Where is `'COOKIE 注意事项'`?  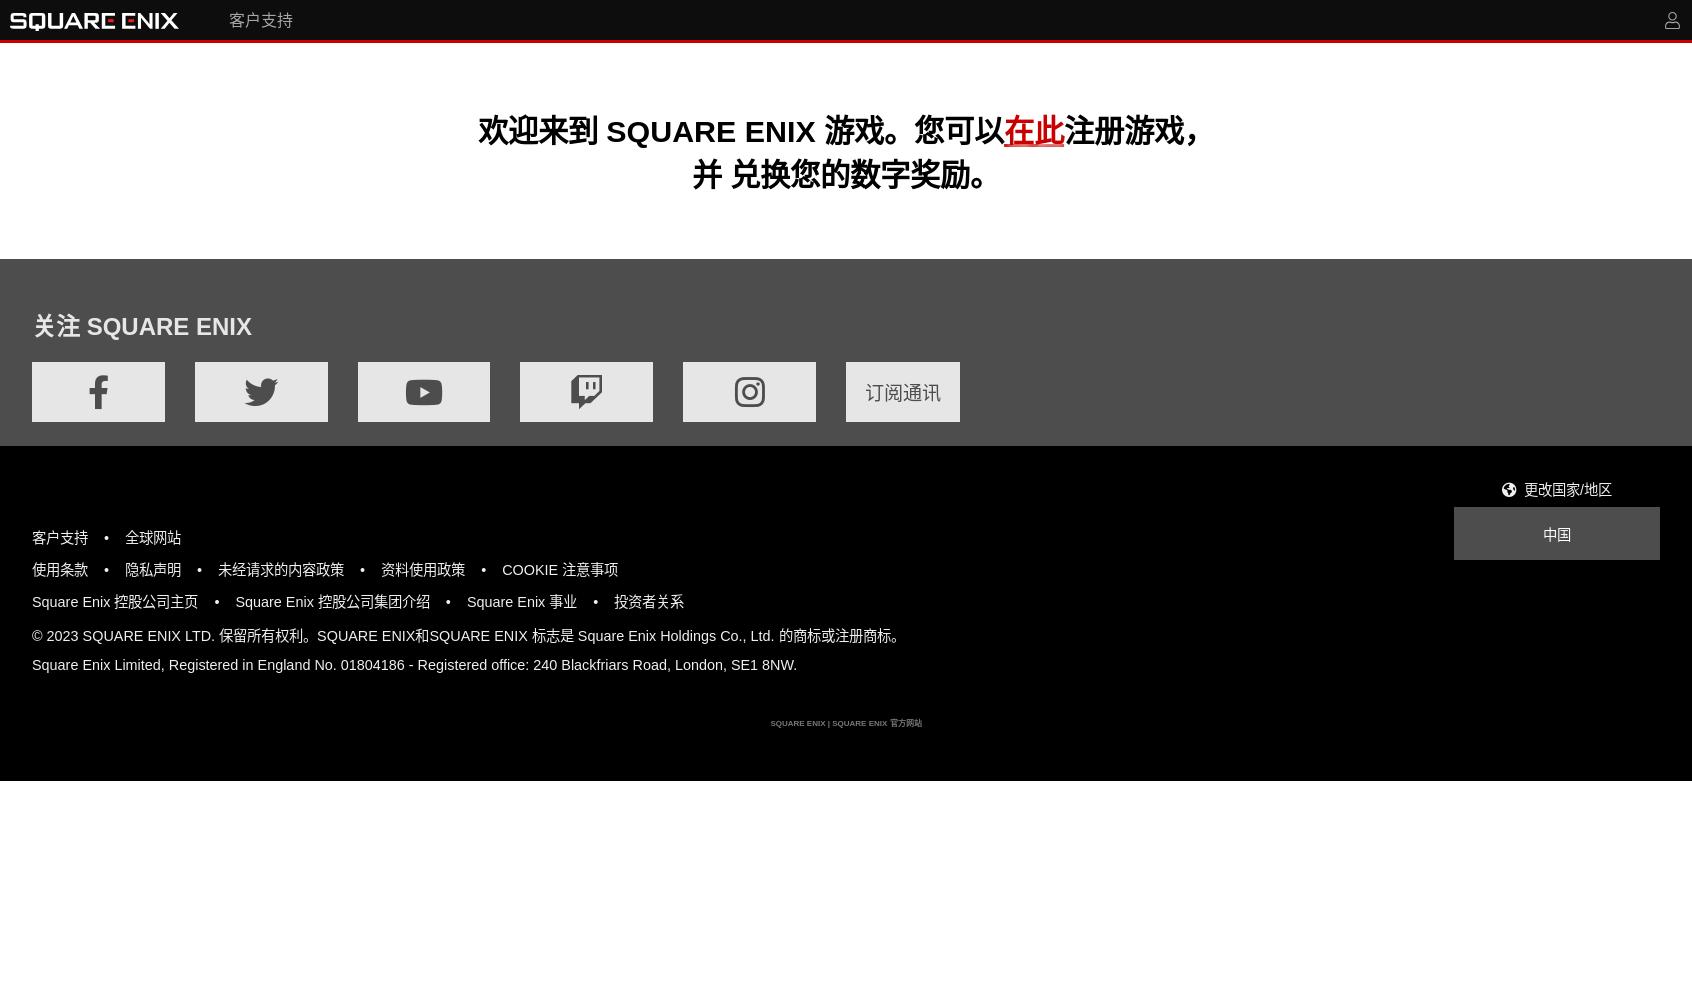
'COOKIE 注意事项' is located at coordinates (560, 569).